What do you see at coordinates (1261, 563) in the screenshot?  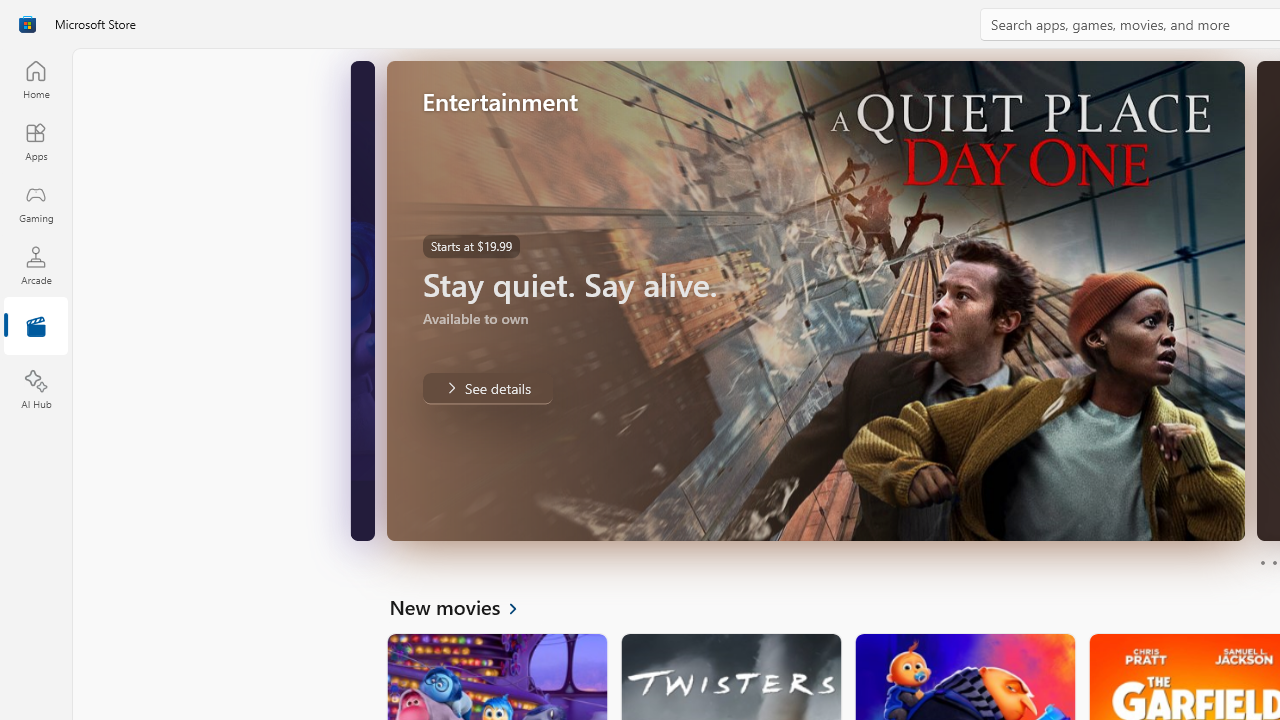 I see `'Page 1'` at bounding box center [1261, 563].